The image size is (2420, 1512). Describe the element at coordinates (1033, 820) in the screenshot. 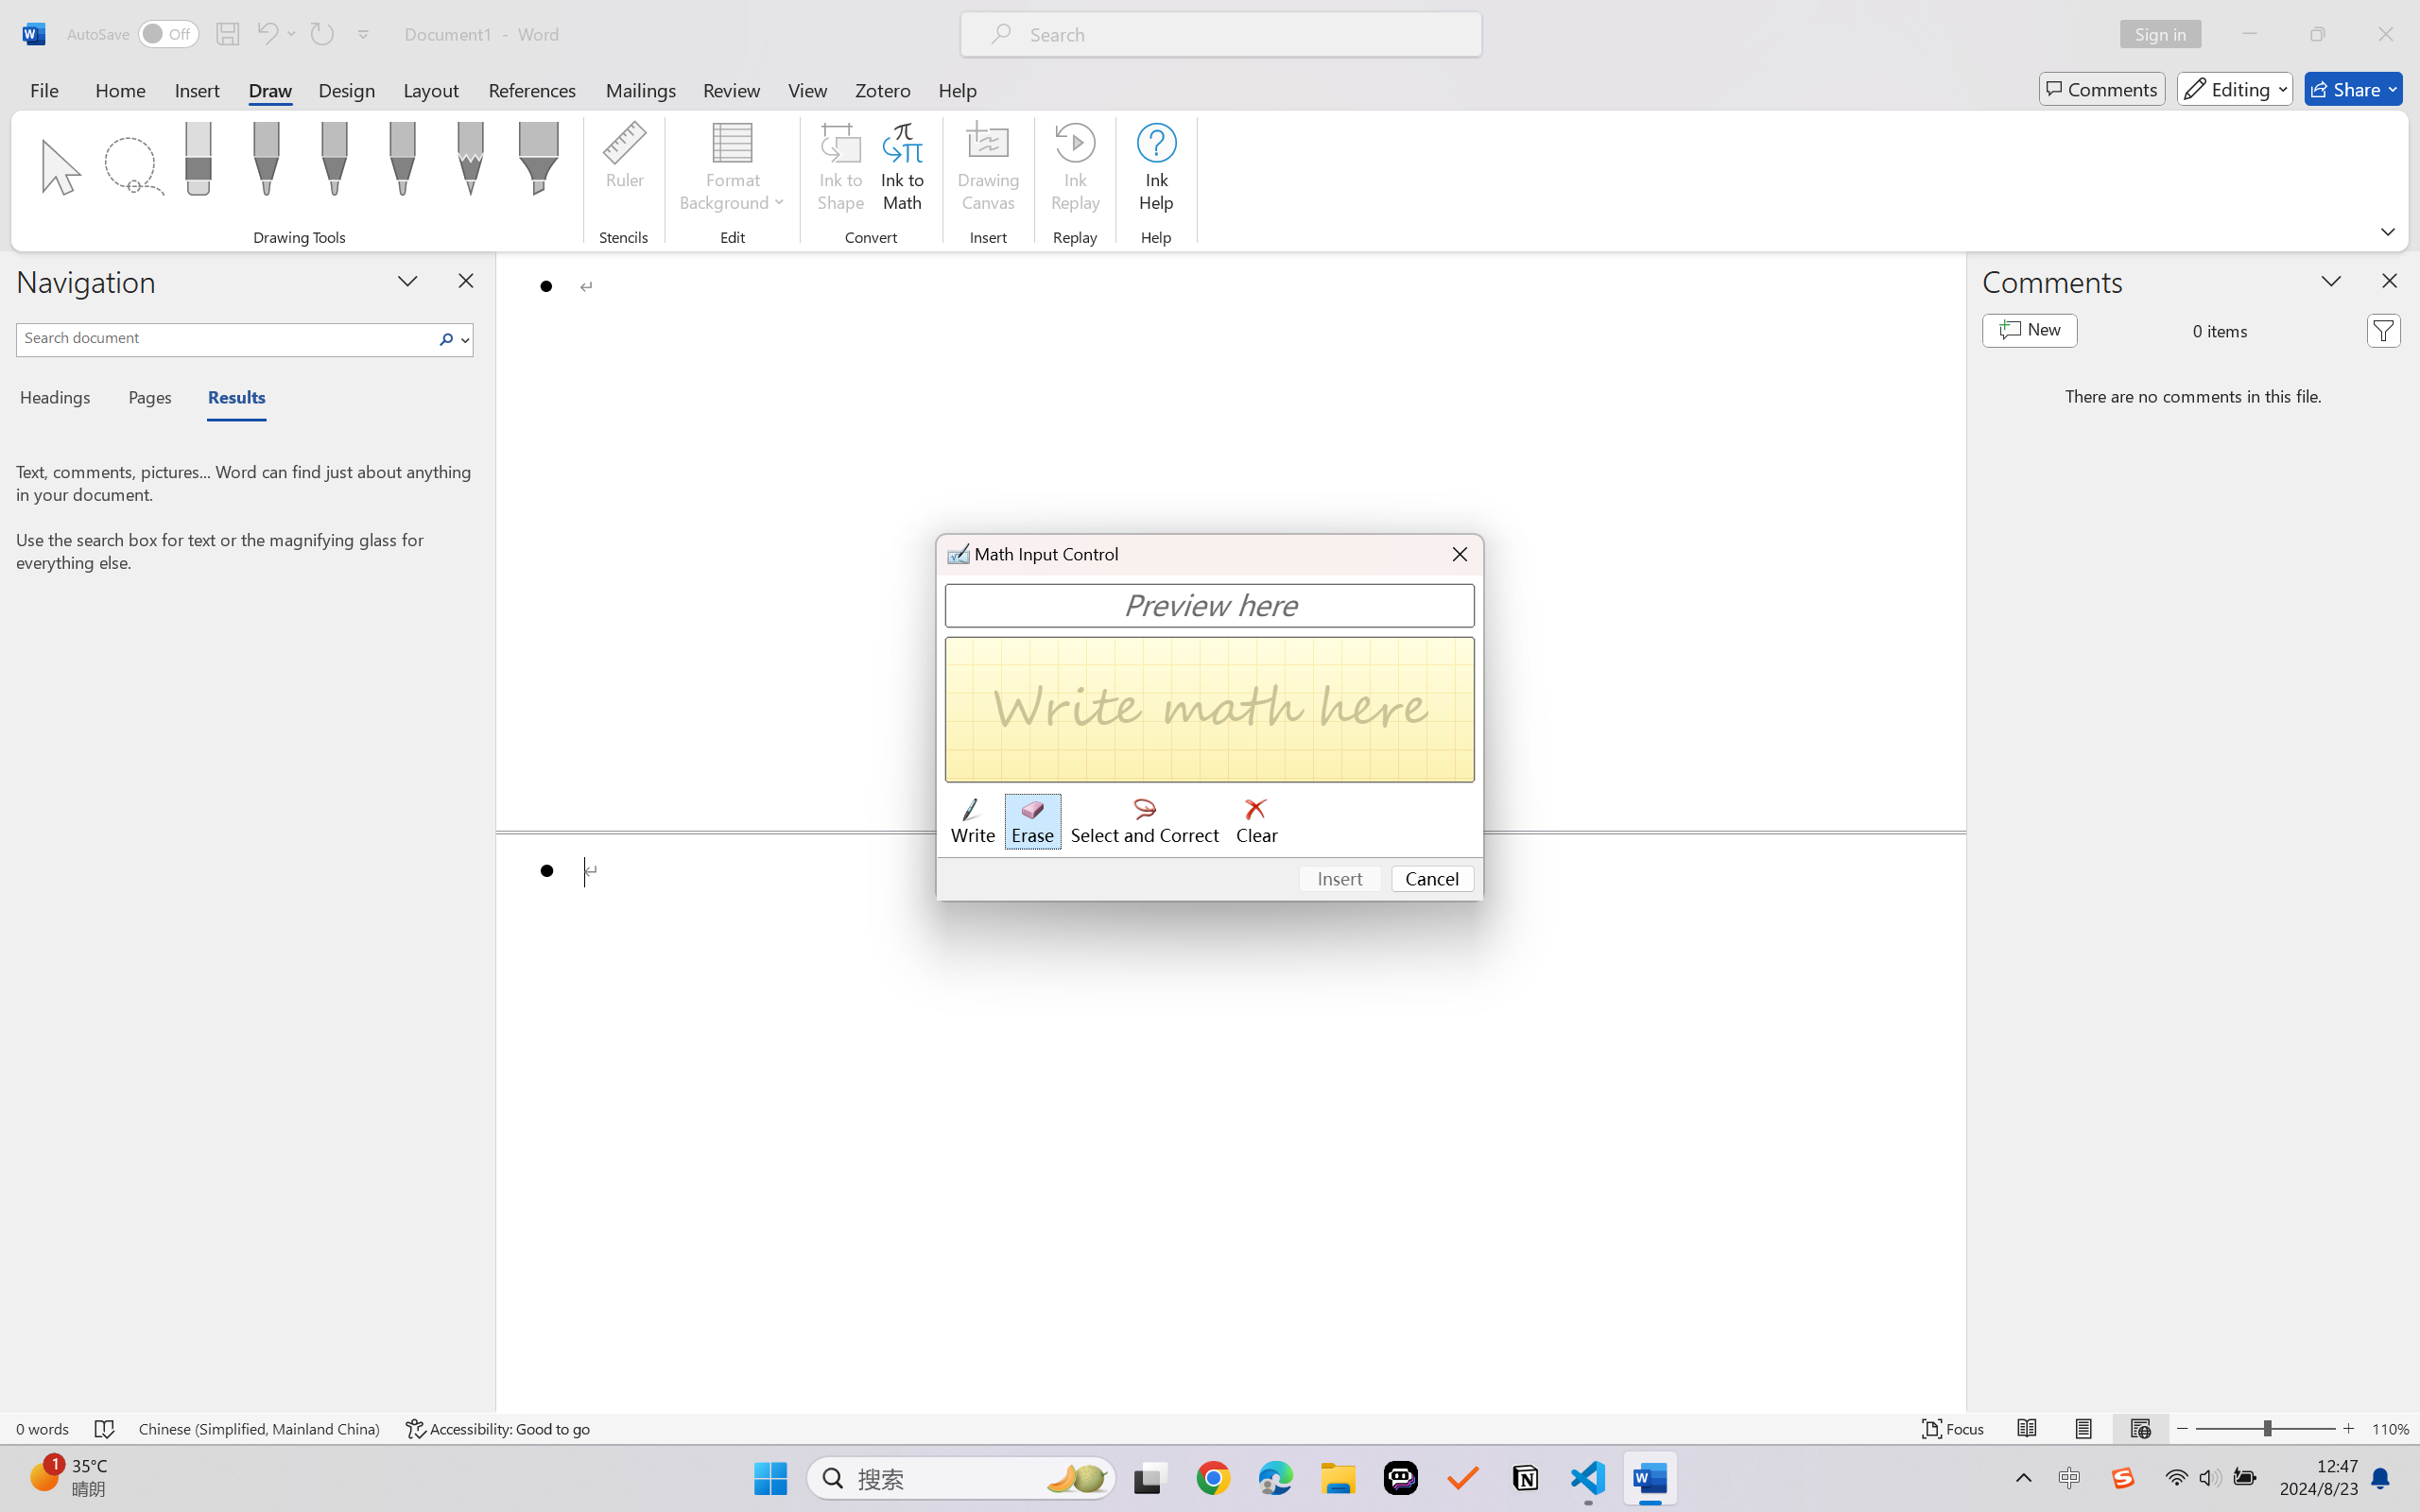

I see `'Erase'` at that location.